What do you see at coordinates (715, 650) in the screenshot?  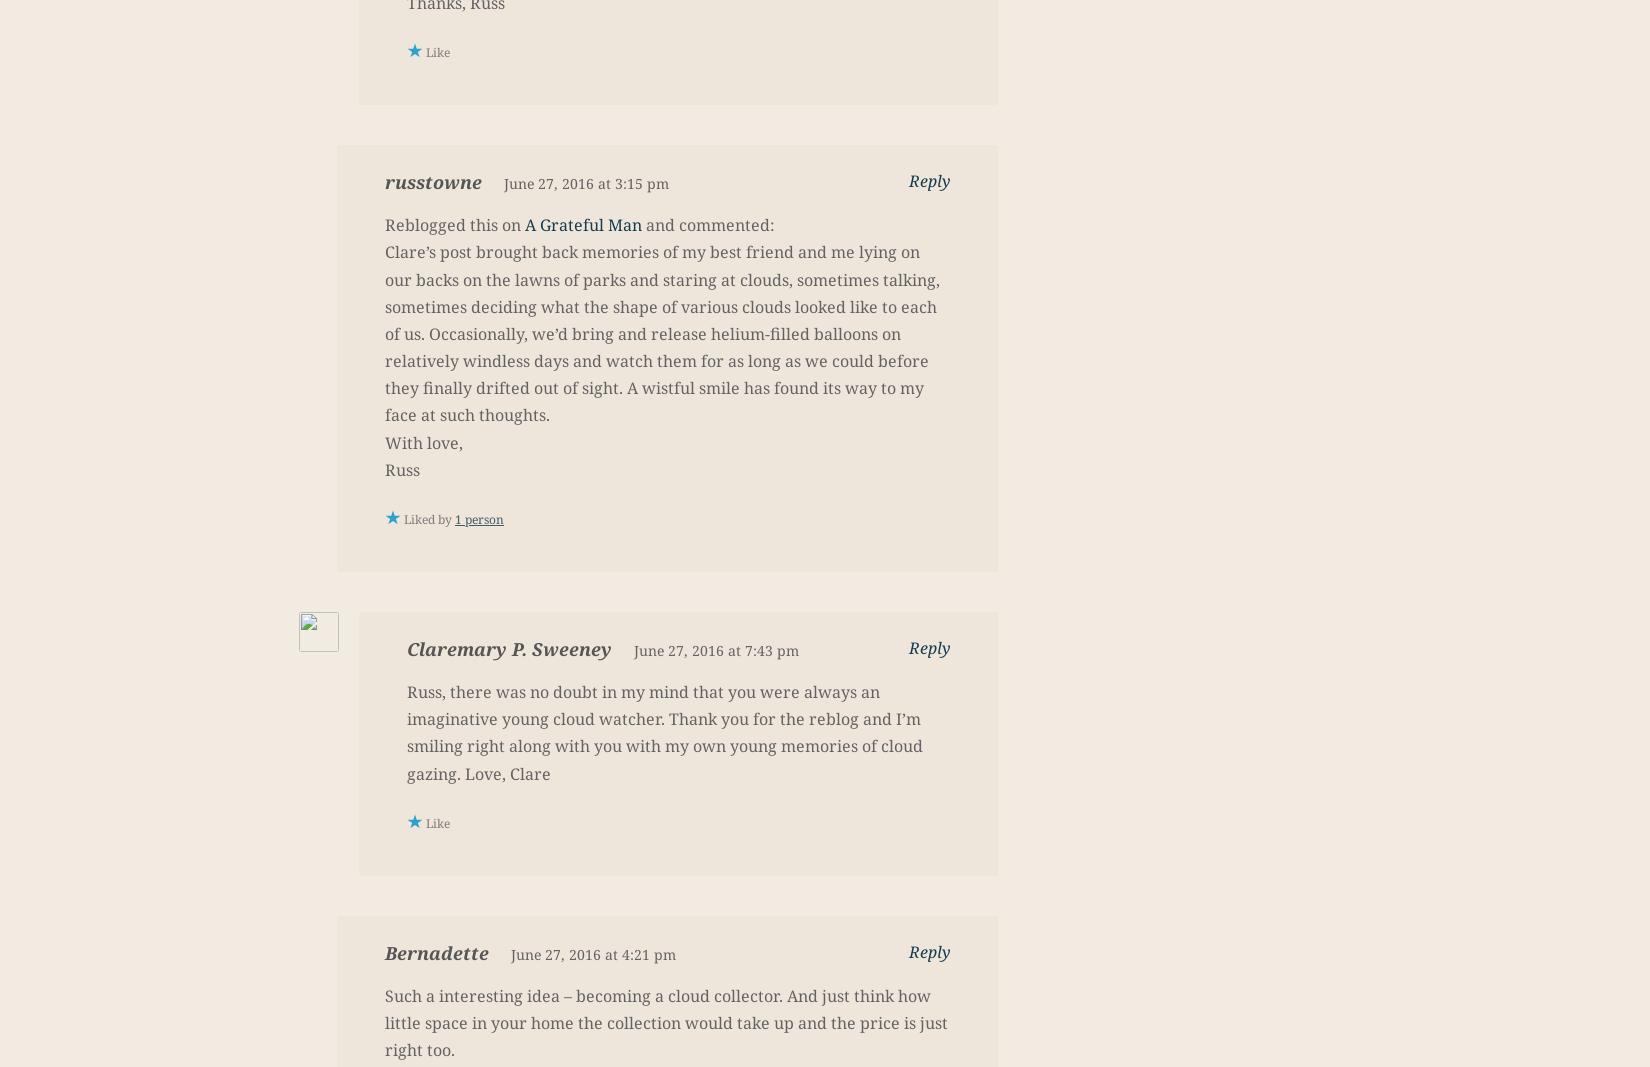 I see `'June 27, 2016 at 7:43 pm'` at bounding box center [715, 650].